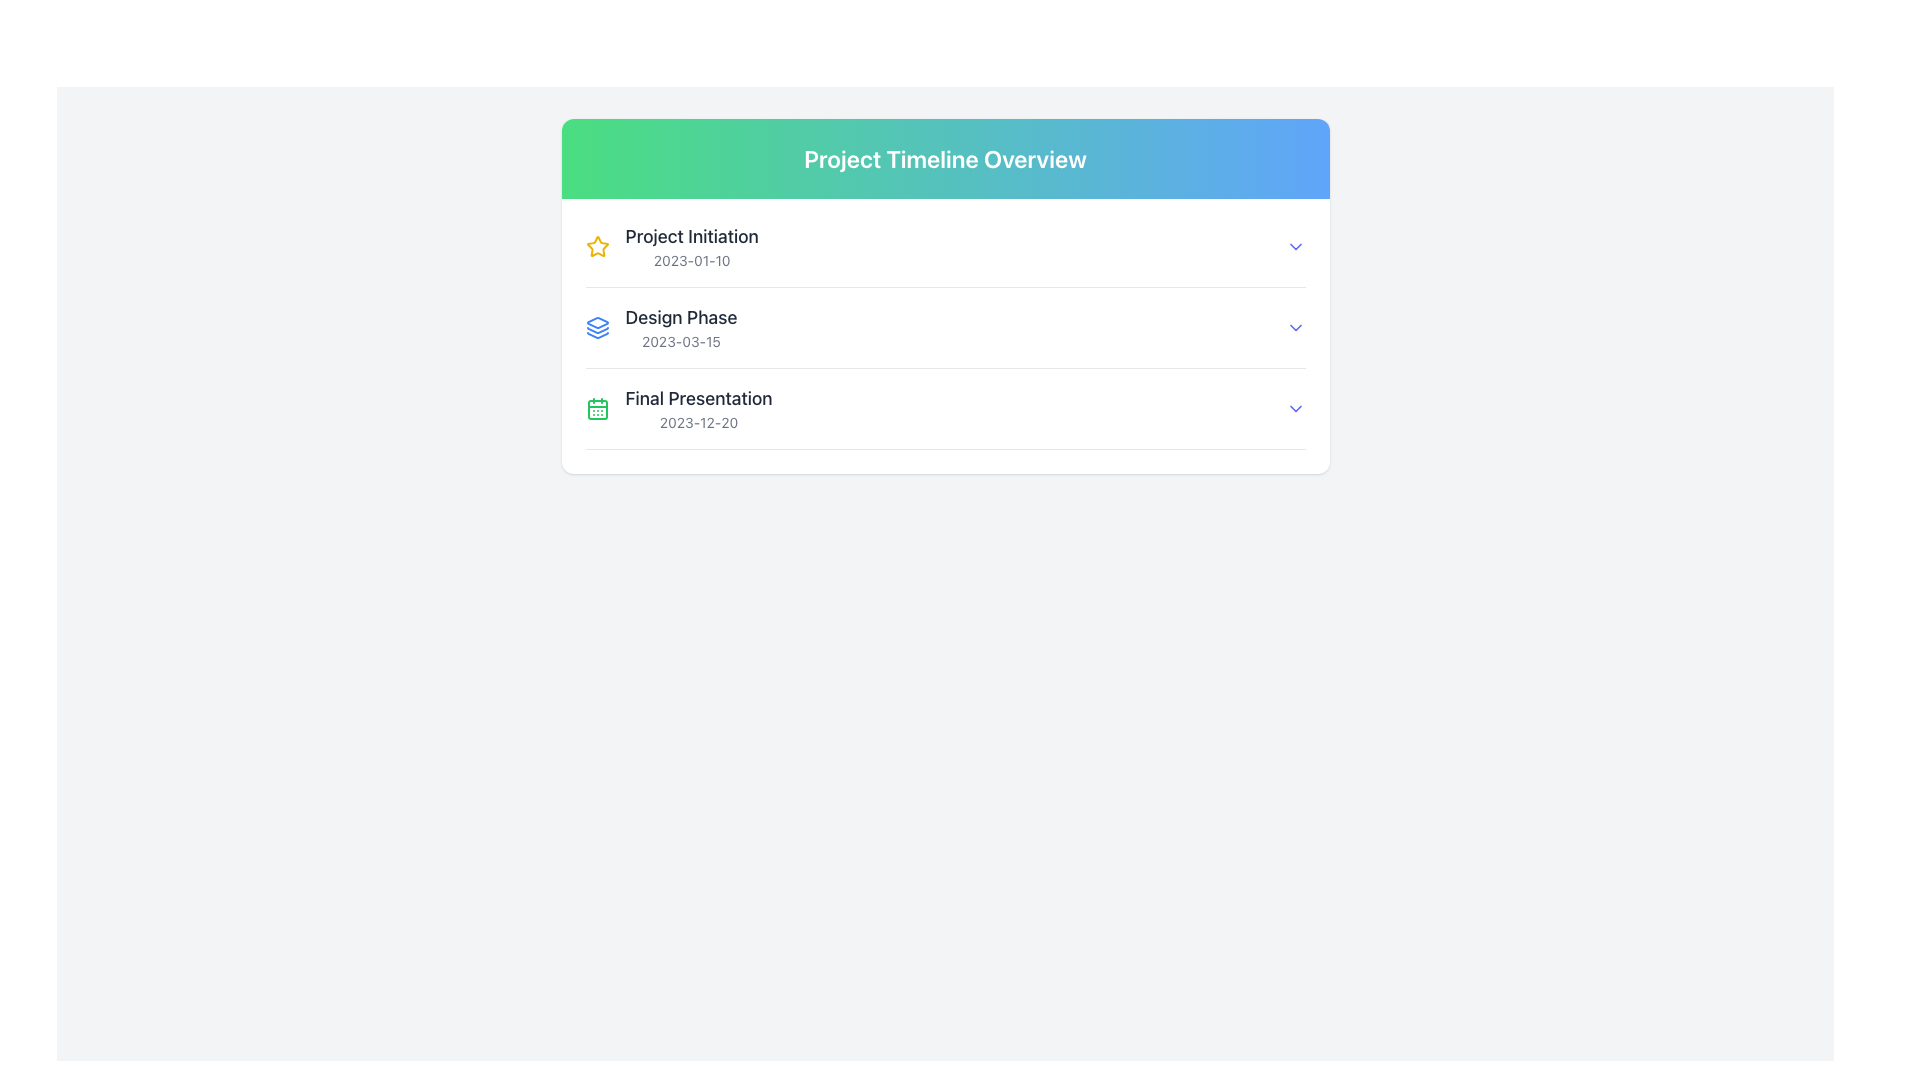  I want to click on the decorative icon representing the 'Project Initiation' entry in the timeline, located to the very left of the corresponding row, so click(596, 245).